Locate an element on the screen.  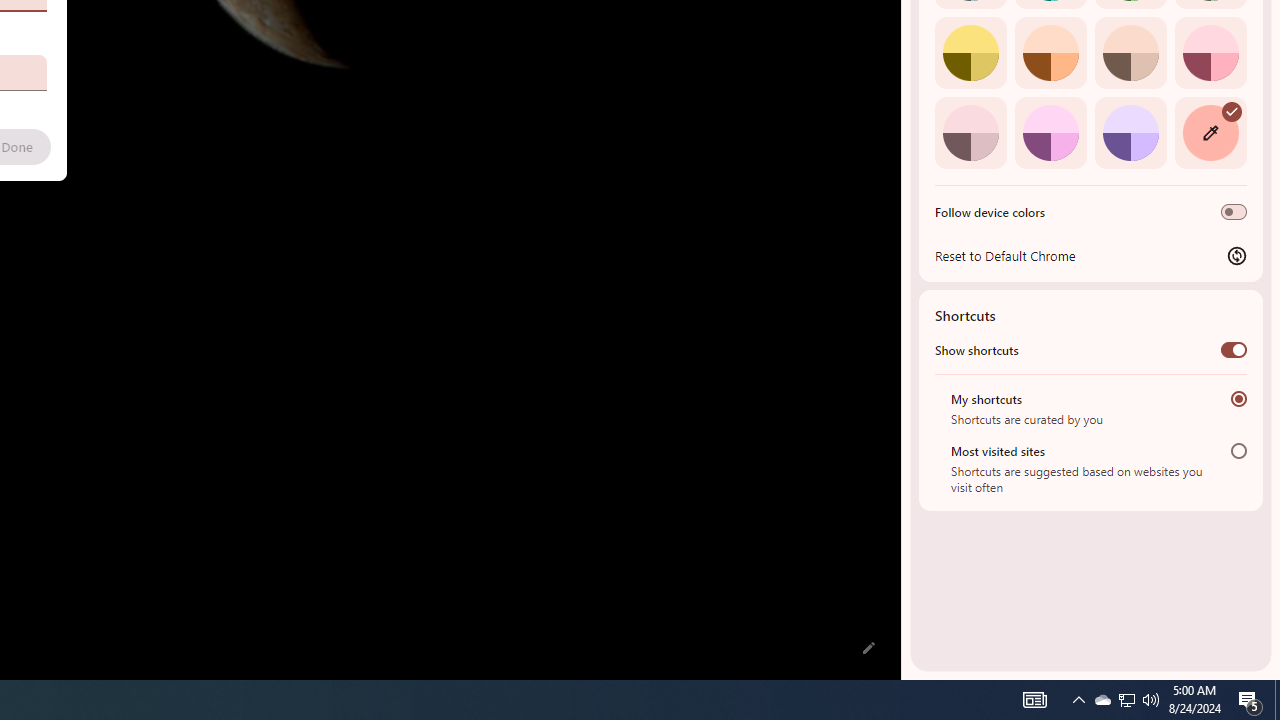
'My shortcuts' is located at coordinates (1238, 398).